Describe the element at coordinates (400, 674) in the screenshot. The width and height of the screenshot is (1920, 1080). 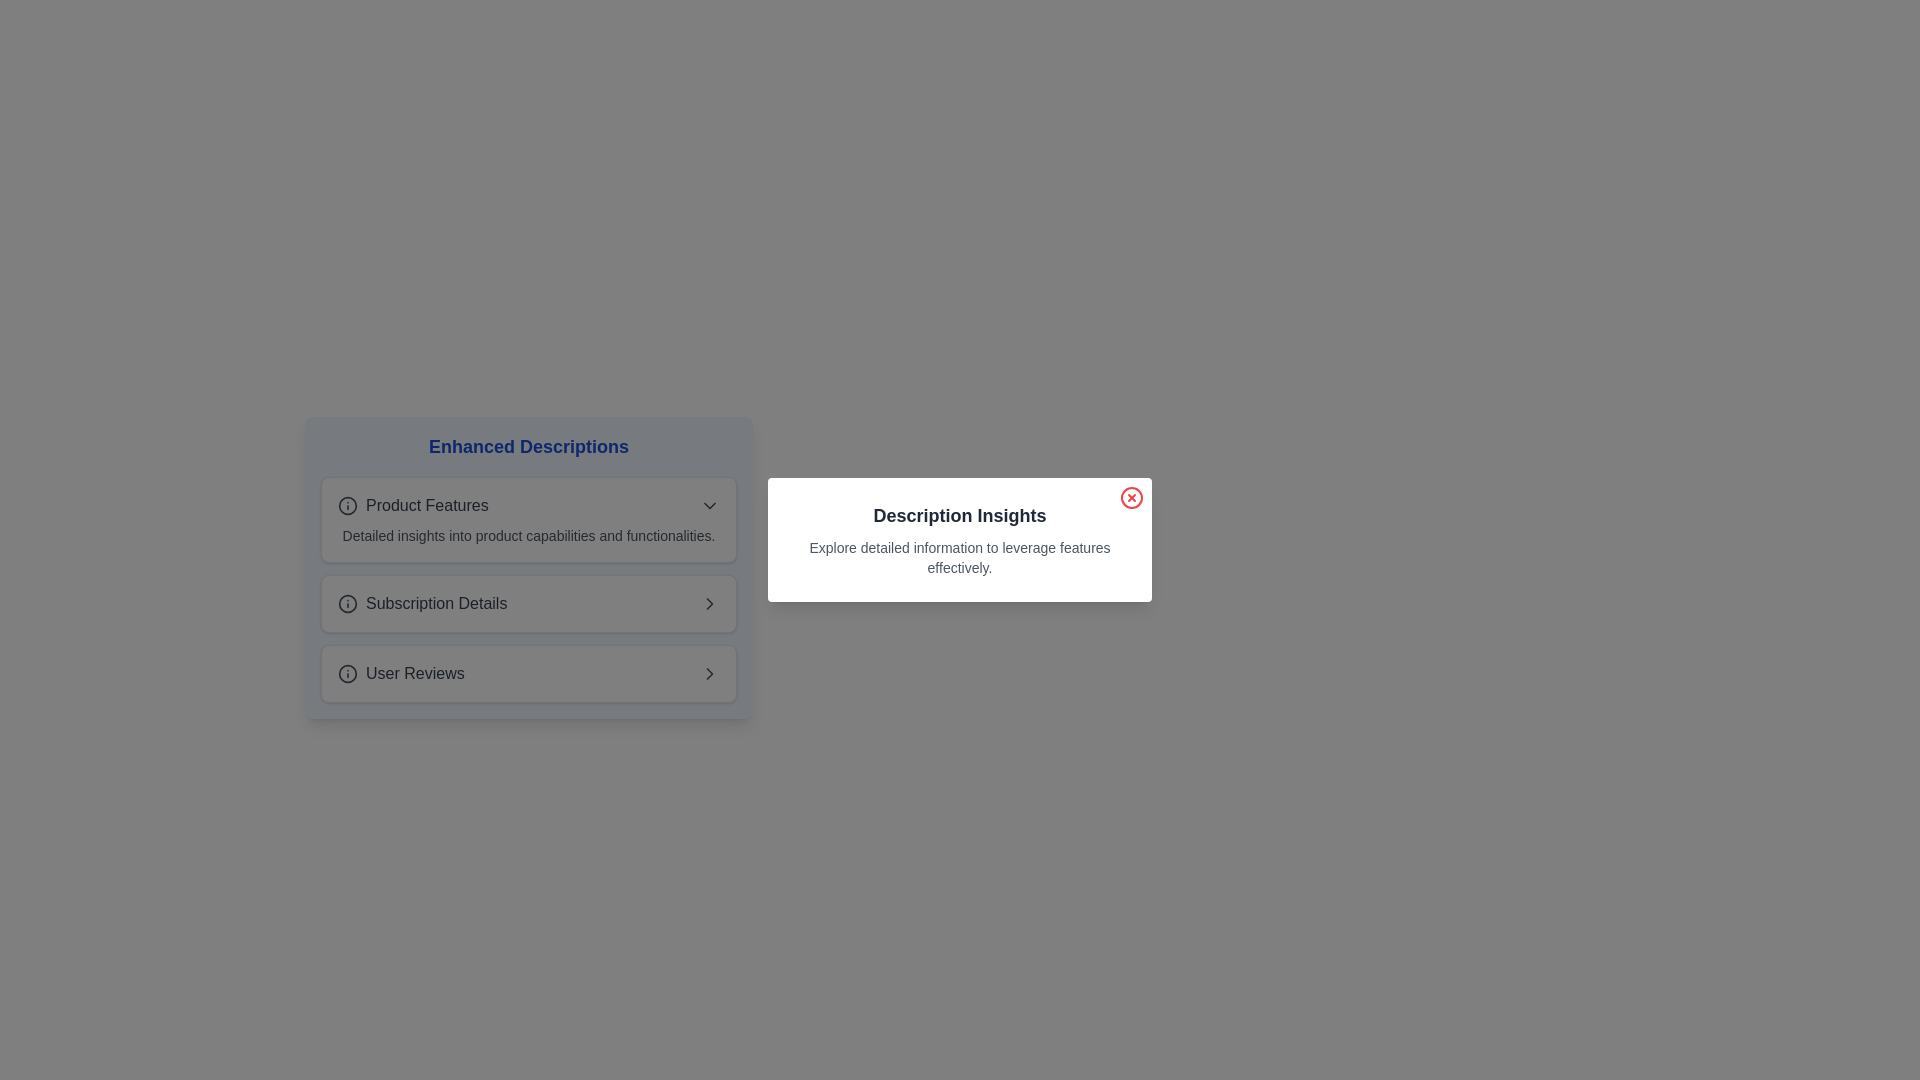
I see `text-linked navigational element for user reviews, positioned at the bottom of the 'Enhanced Descriptions' section, following 'Product Features' and 'Subscription Details'` at that location.